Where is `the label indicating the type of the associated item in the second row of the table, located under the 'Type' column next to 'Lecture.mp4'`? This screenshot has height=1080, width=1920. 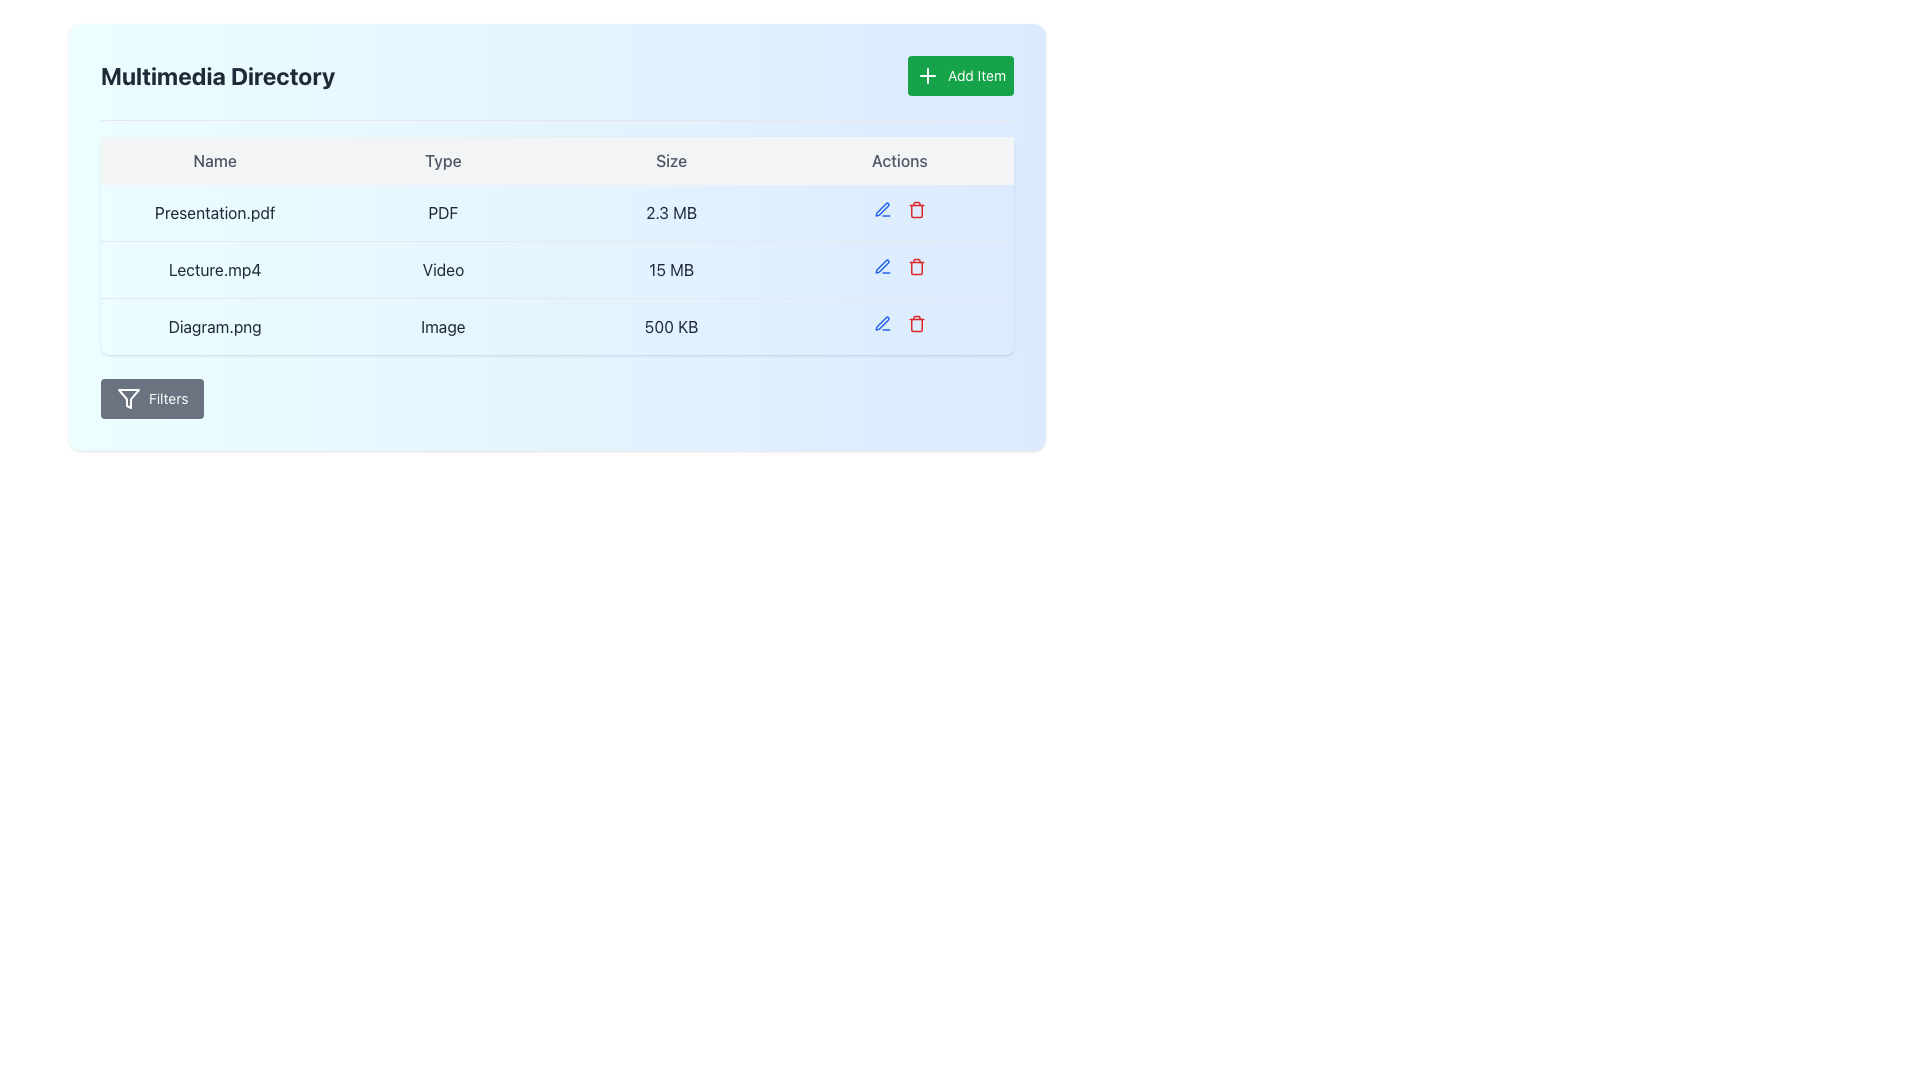
the label indicating the type of the associated item in the second row of the table, located under the 'Type' column next to 'Lecture.mp4' is located at coordinates (442, 270).